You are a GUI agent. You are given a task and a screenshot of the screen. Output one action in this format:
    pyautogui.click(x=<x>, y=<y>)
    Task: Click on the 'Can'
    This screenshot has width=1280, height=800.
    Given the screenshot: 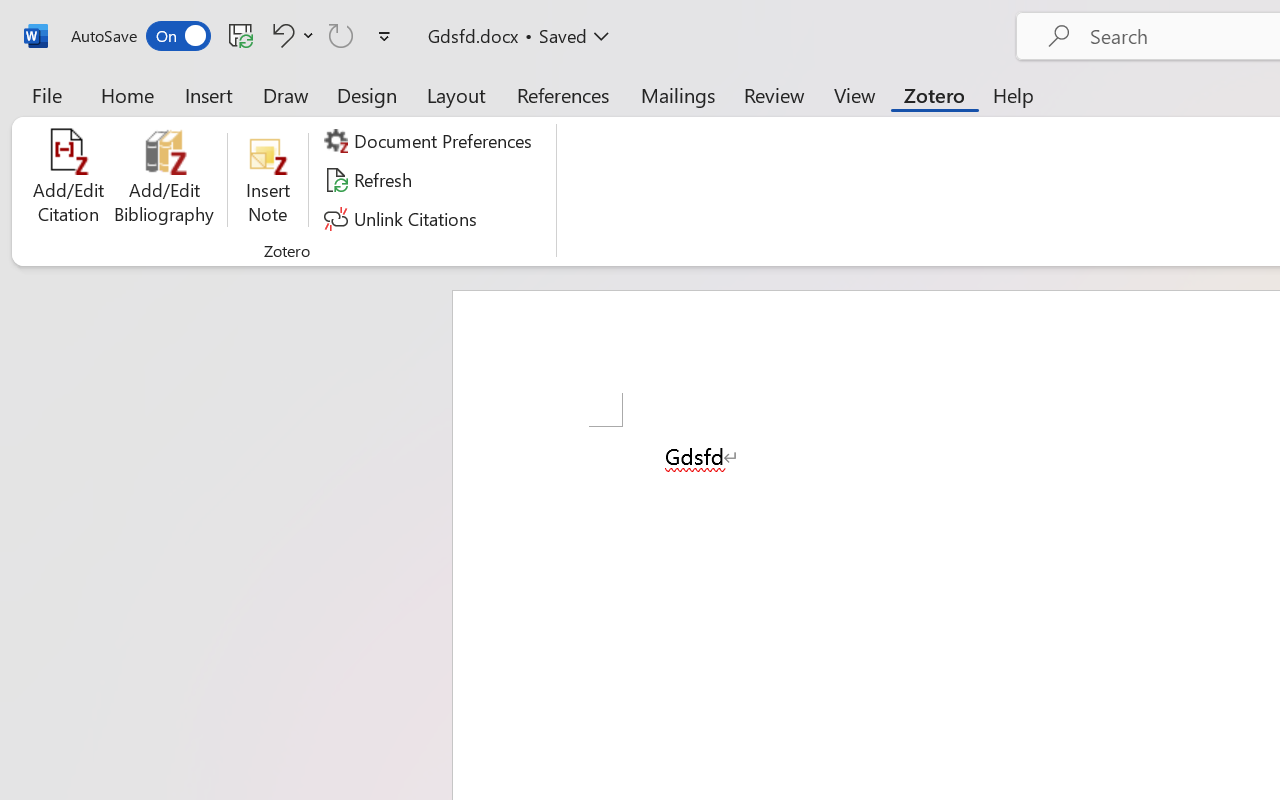 What is the action you would take?
    pyautogui.click(x=341, y=34)
    